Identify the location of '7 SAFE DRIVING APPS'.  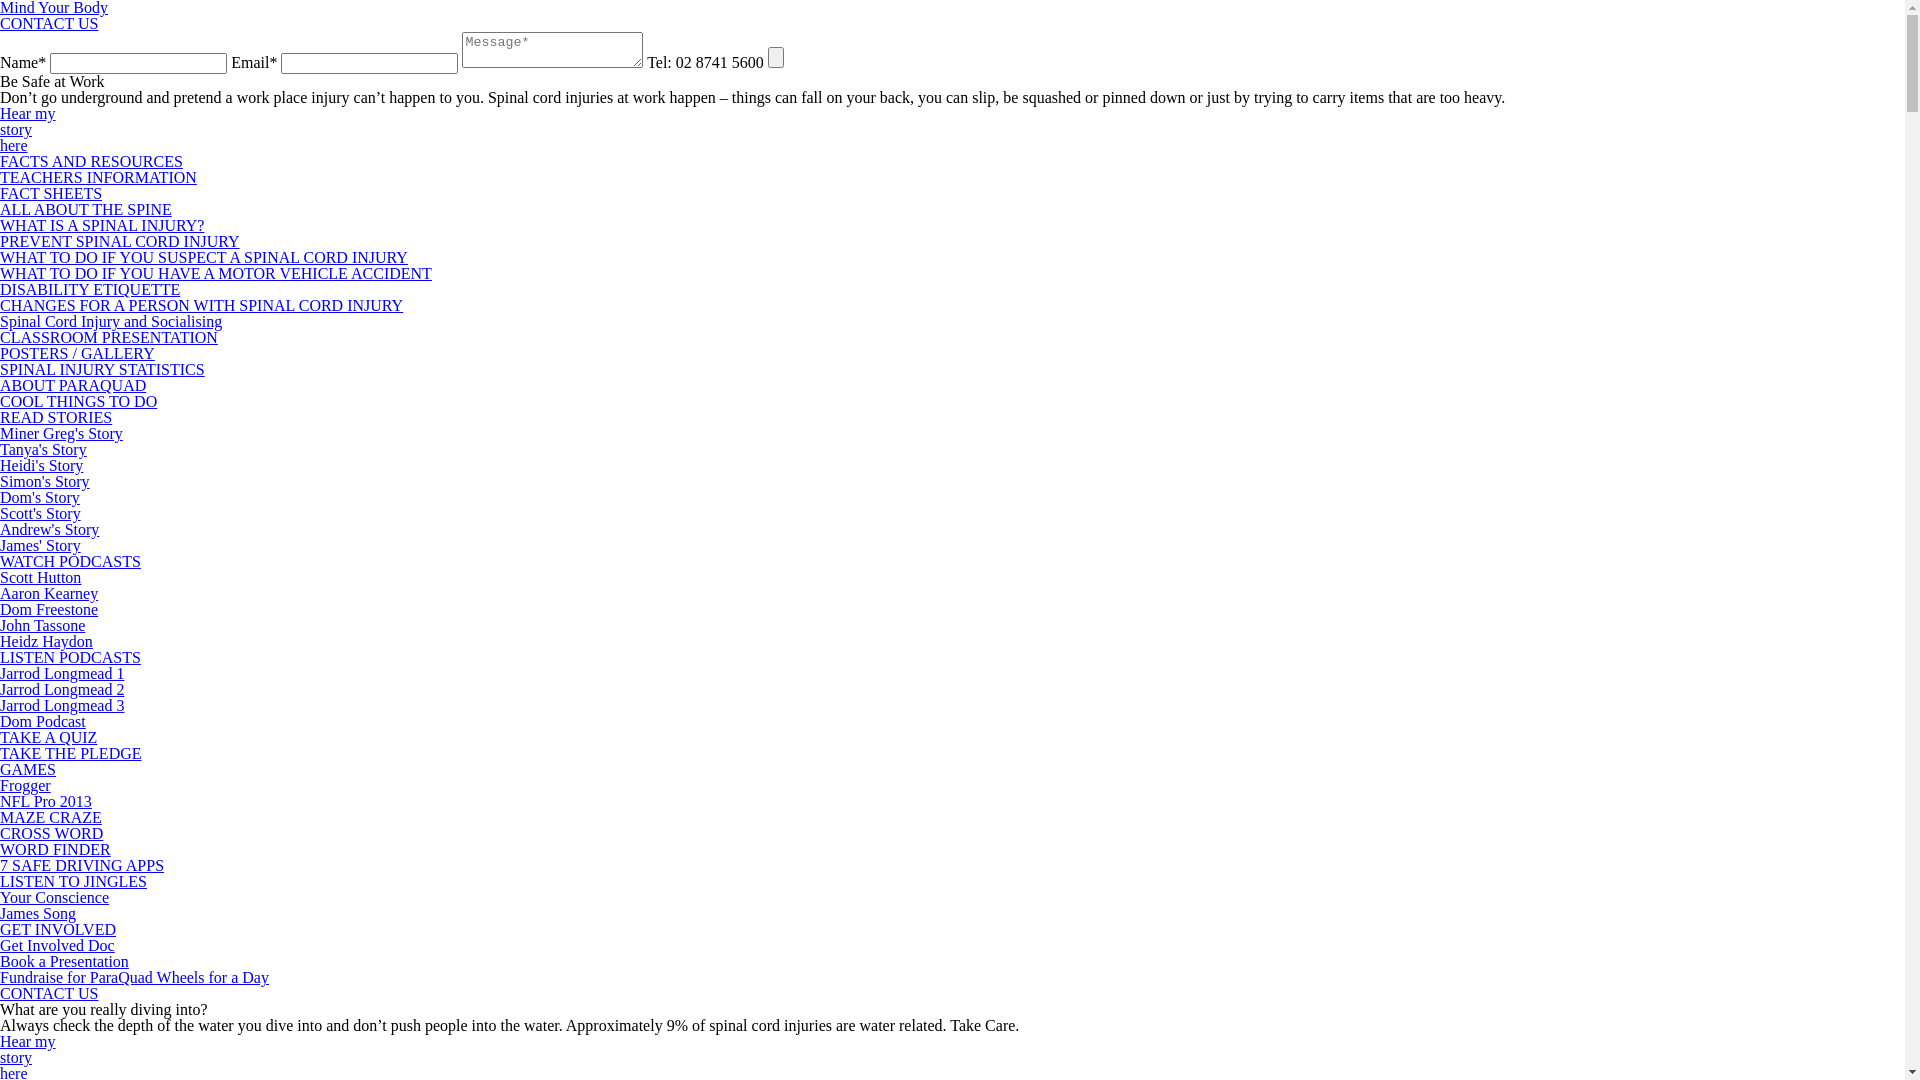
(80, 864).